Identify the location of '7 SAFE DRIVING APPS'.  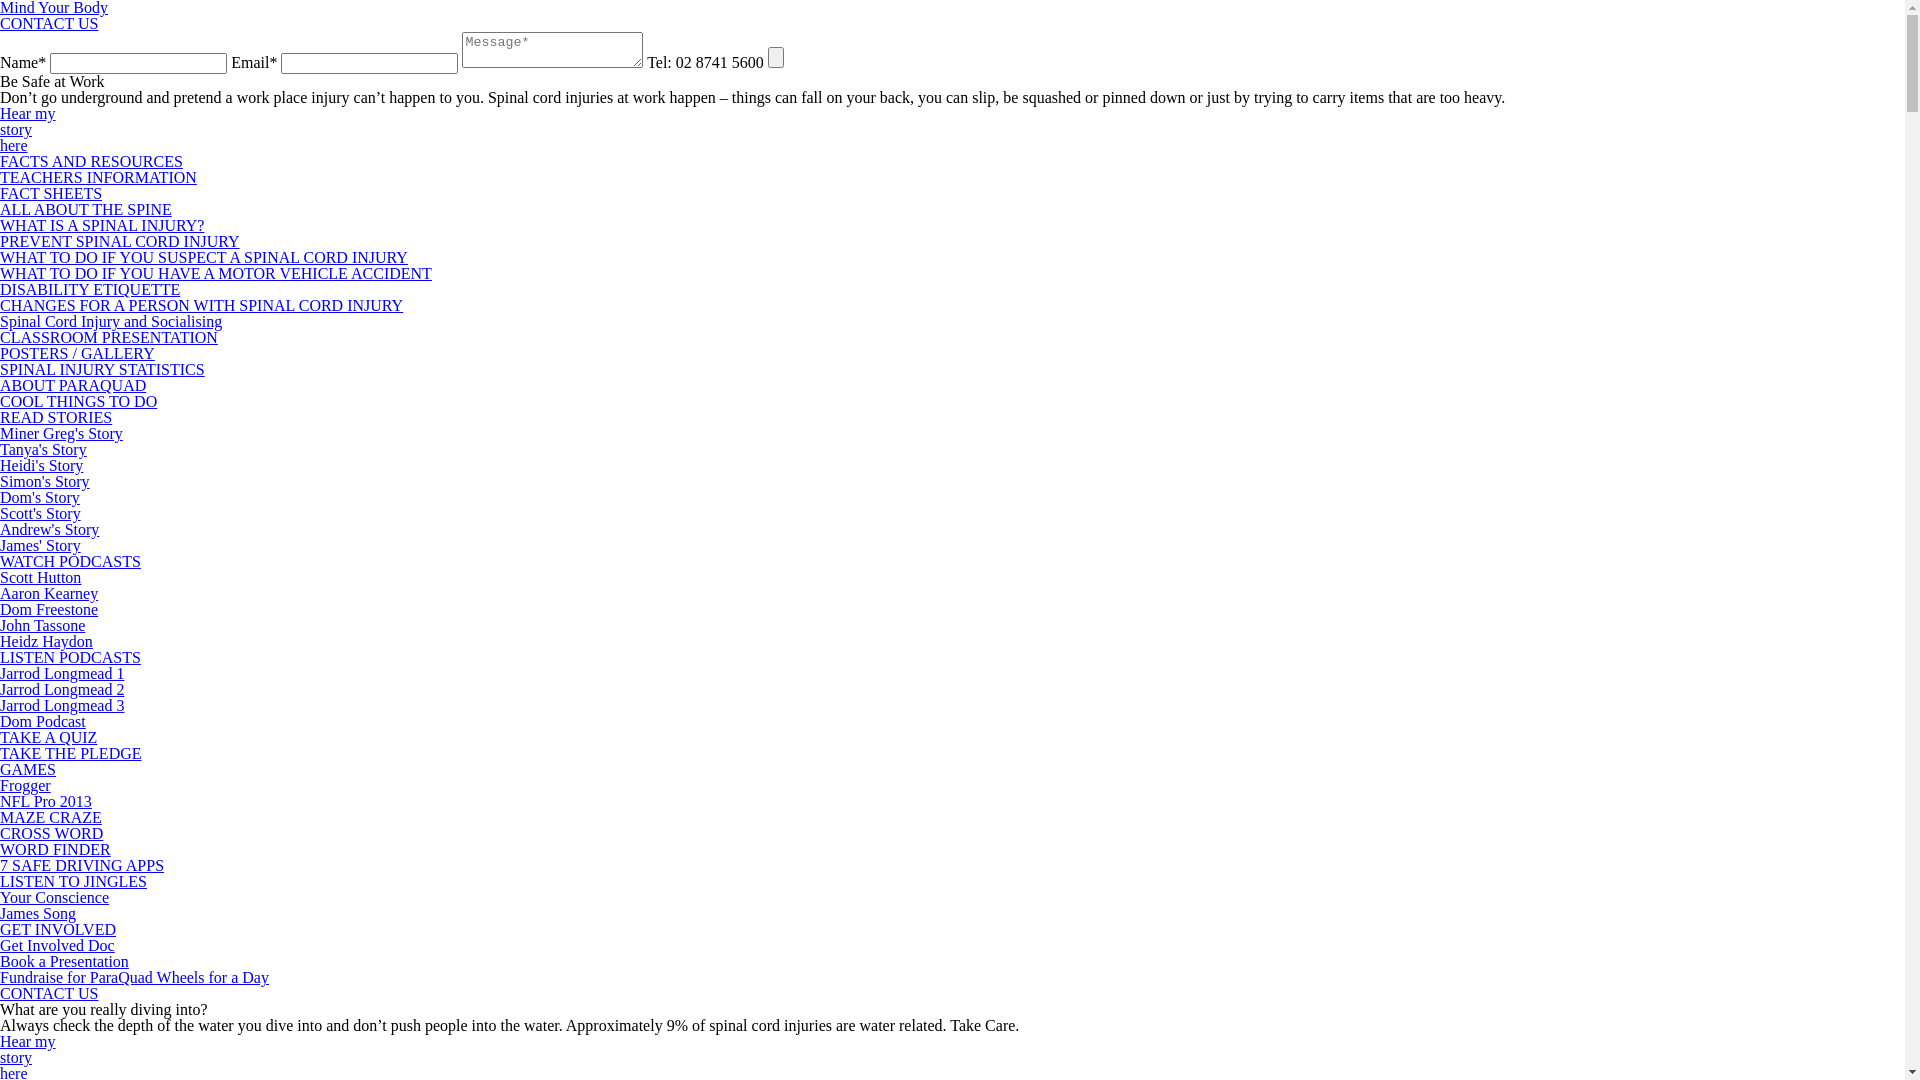
(80, 864).